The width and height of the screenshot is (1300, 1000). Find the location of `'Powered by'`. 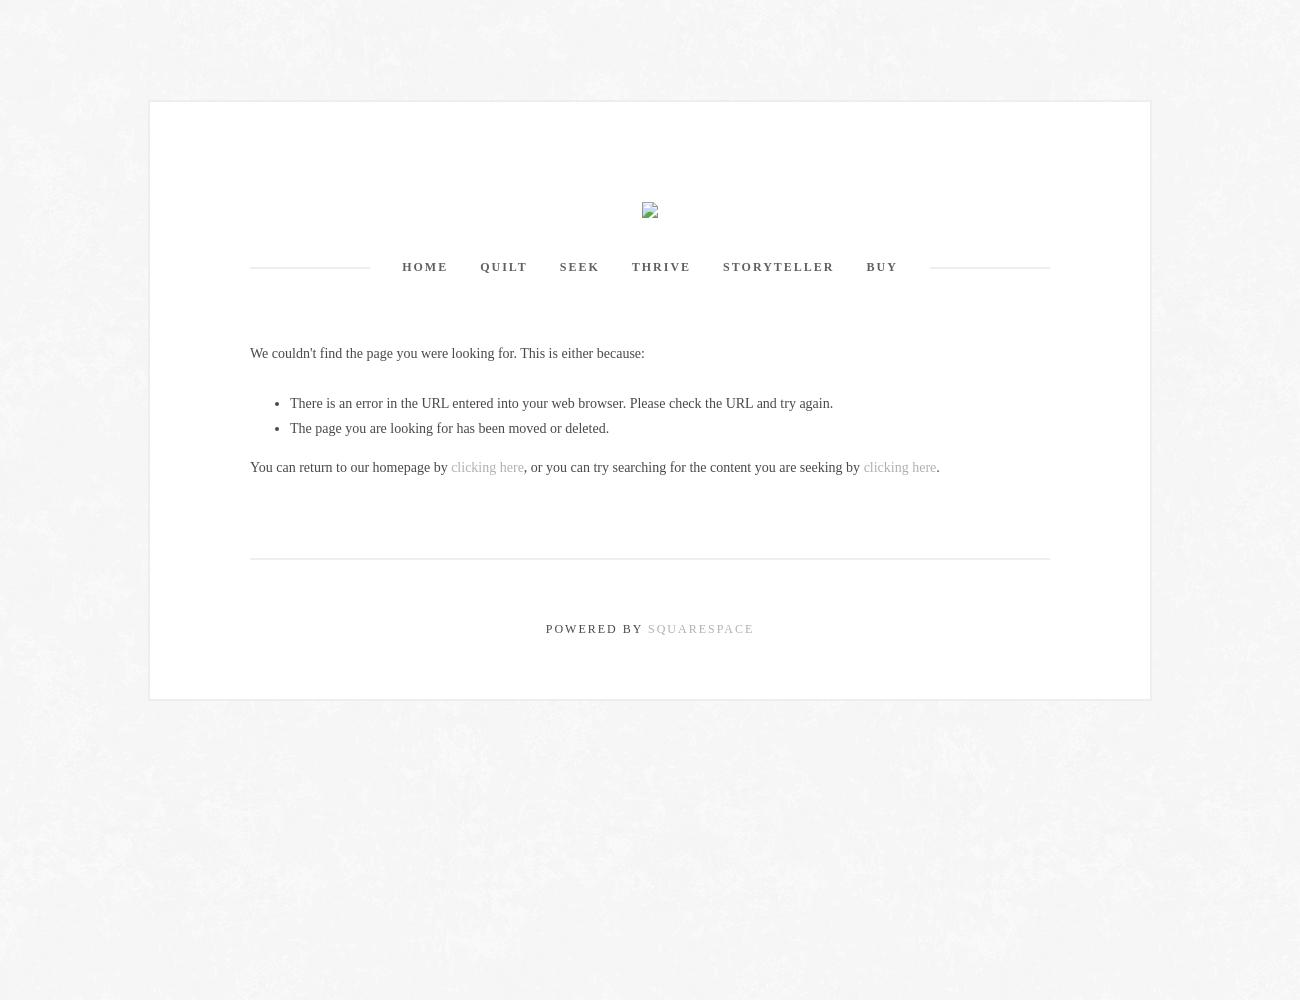

'Powered by' is located at coordinates (595, 628).